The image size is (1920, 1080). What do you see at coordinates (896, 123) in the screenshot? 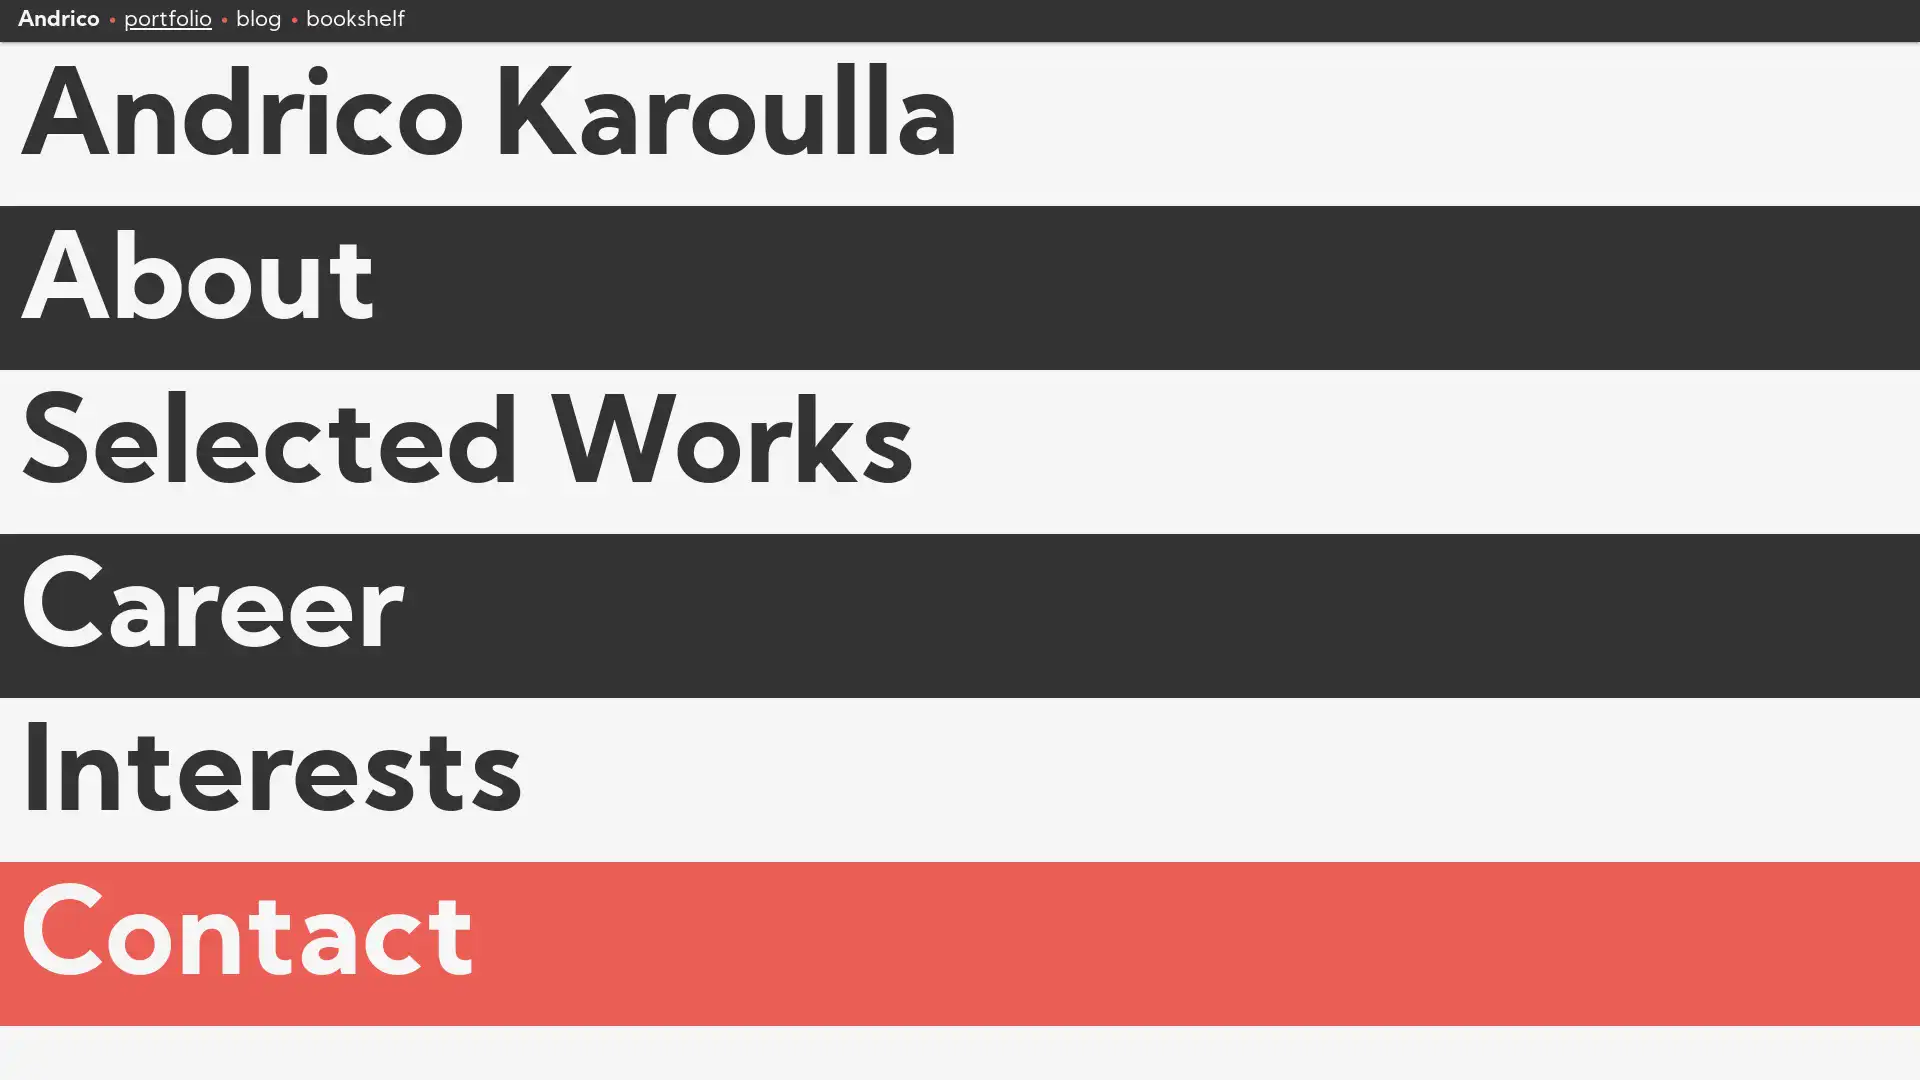
I see `Andrico Karoulla` at bounding box center [896, 123].